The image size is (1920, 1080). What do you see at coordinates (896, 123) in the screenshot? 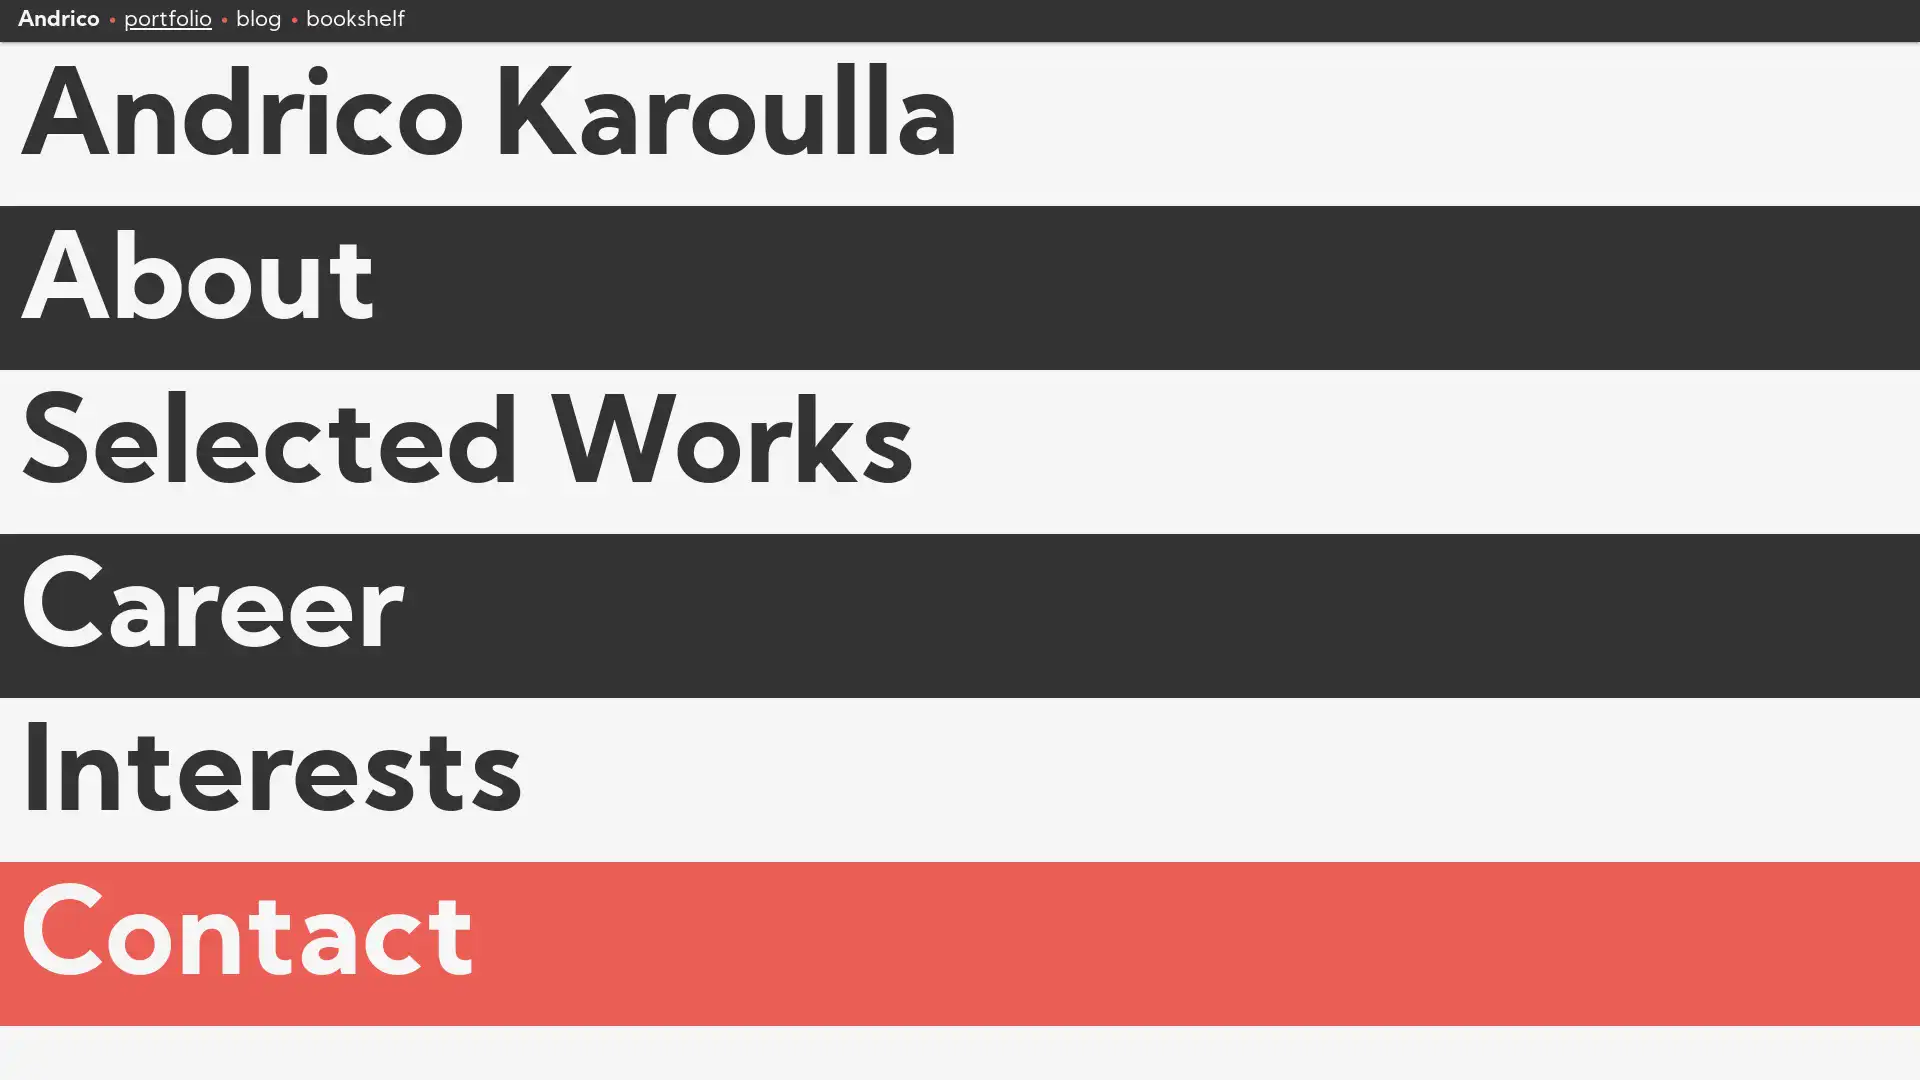
I see `Andrico Karoulla` at bounding box center [896, 123].